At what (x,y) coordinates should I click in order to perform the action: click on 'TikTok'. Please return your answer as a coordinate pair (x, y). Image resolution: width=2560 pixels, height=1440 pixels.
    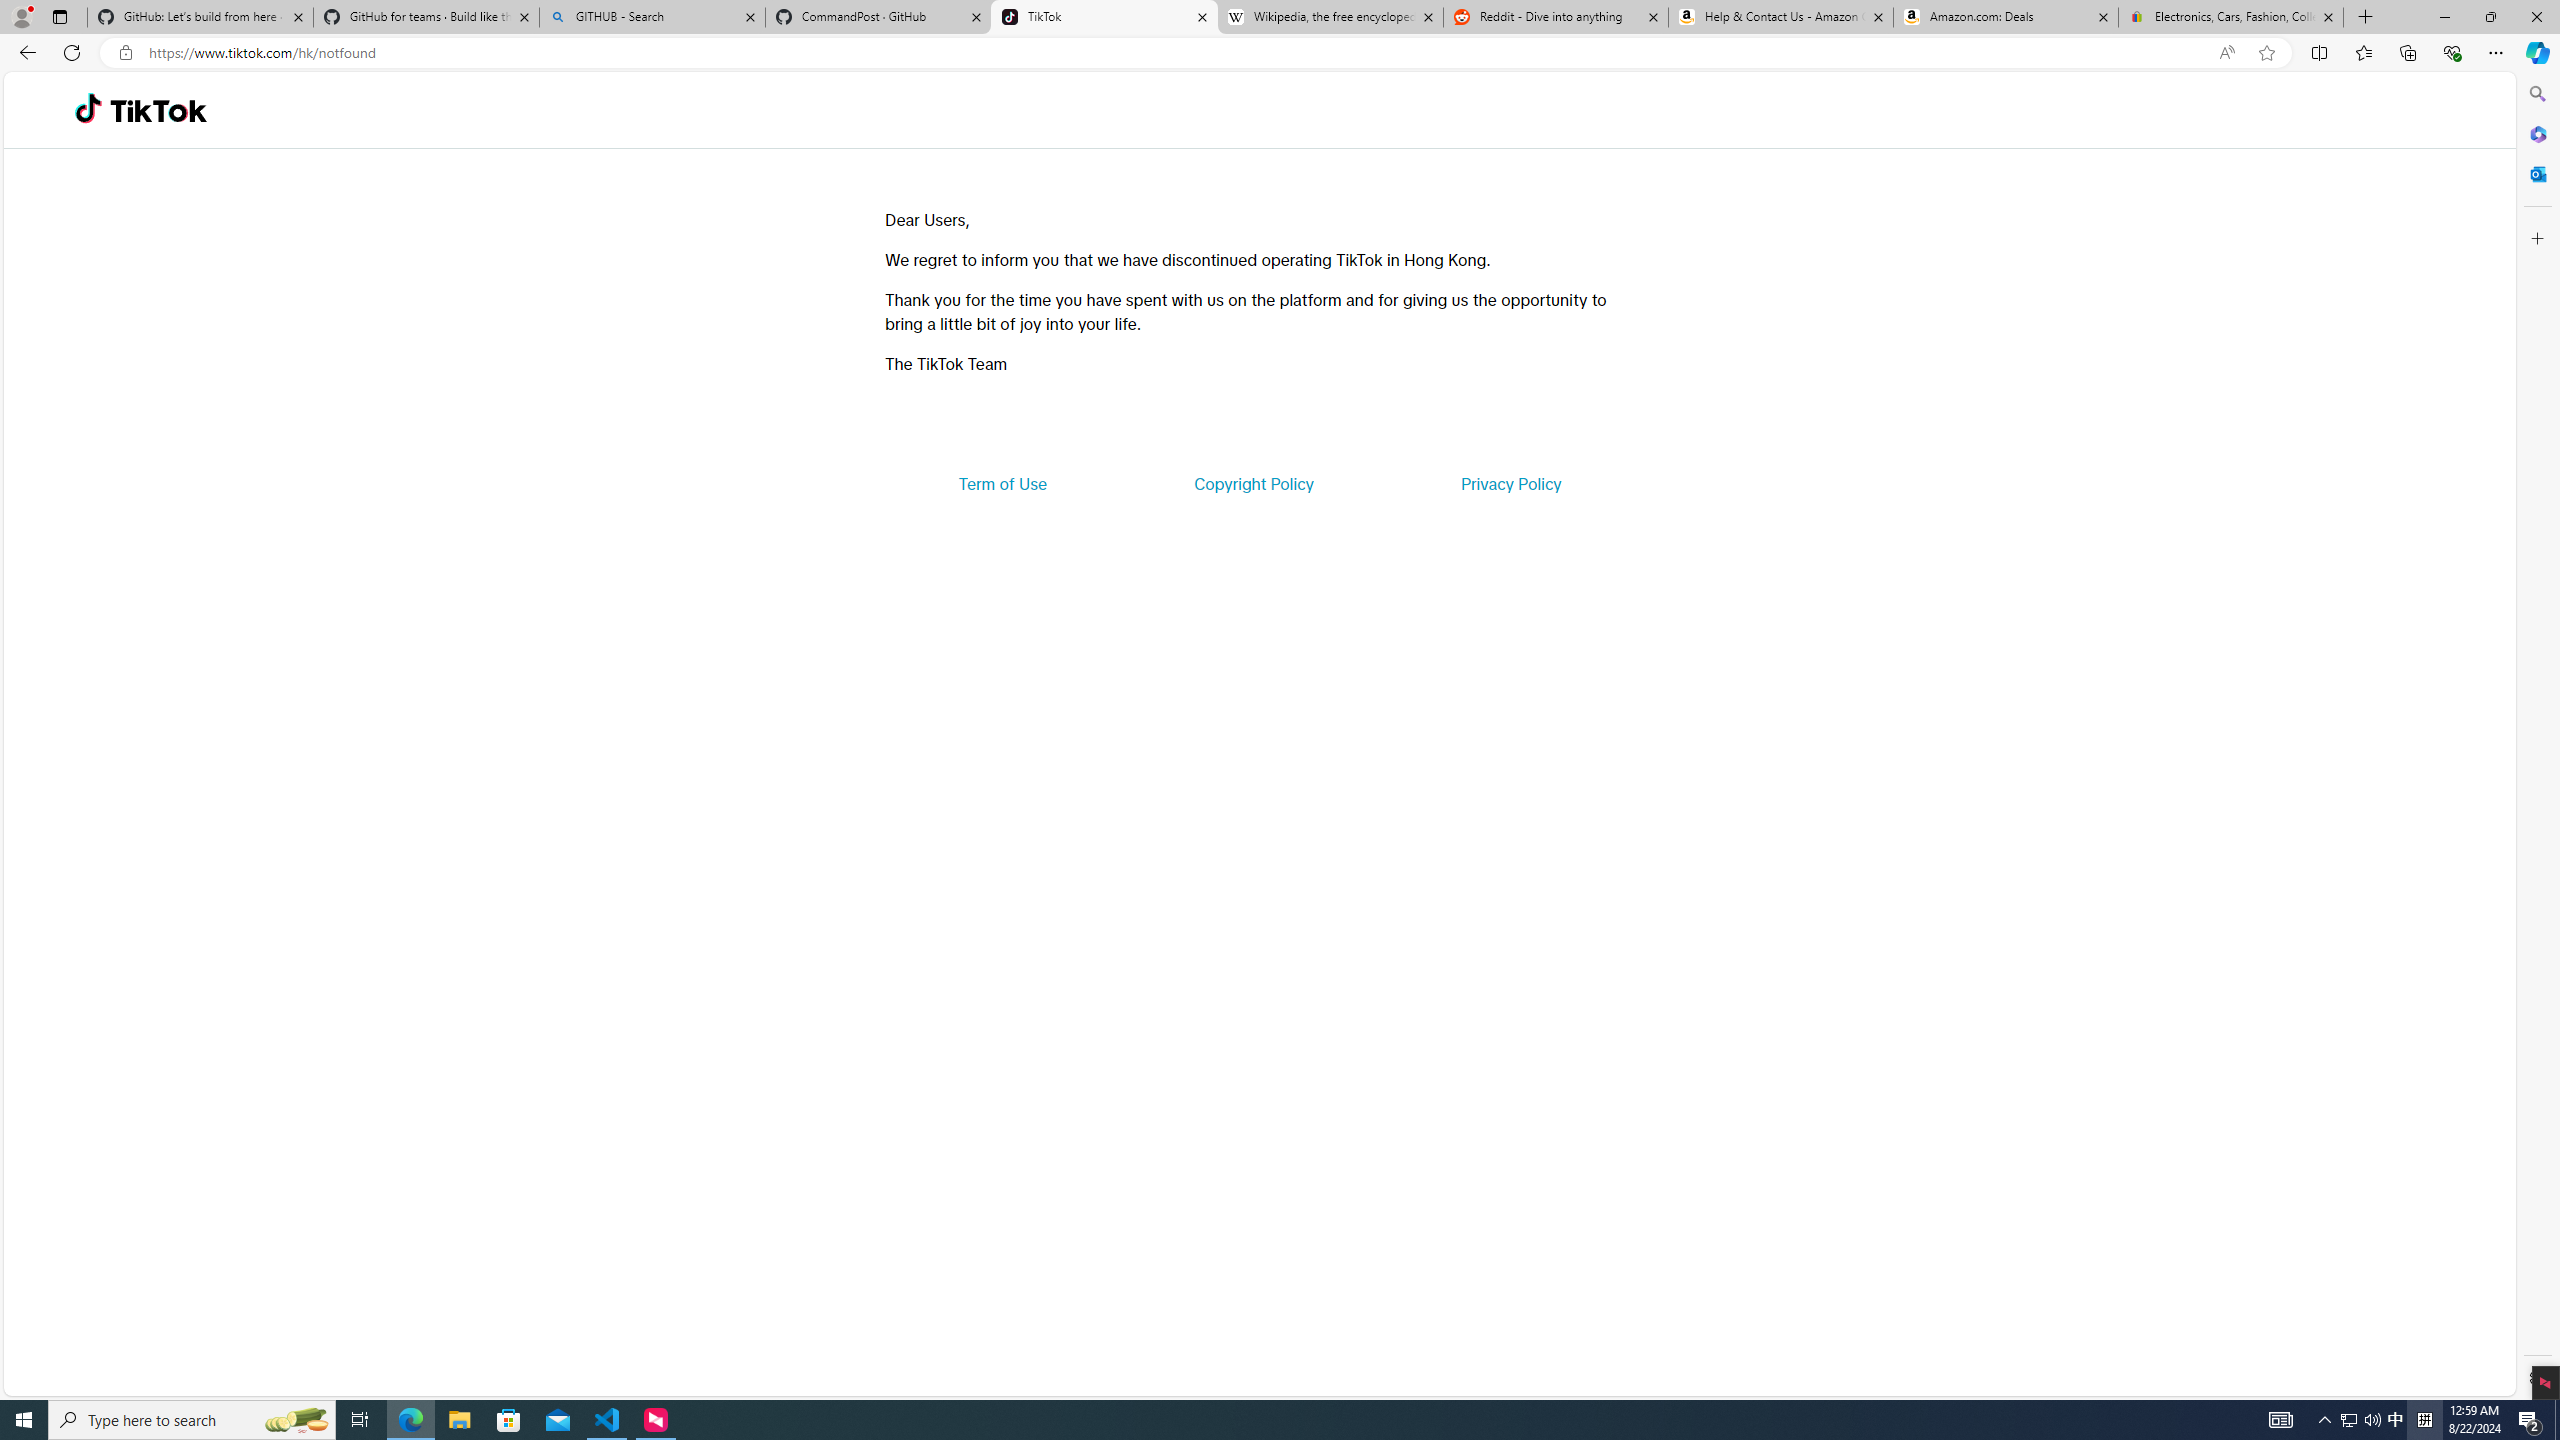
    Looking at the image, I should click on (158, 110).